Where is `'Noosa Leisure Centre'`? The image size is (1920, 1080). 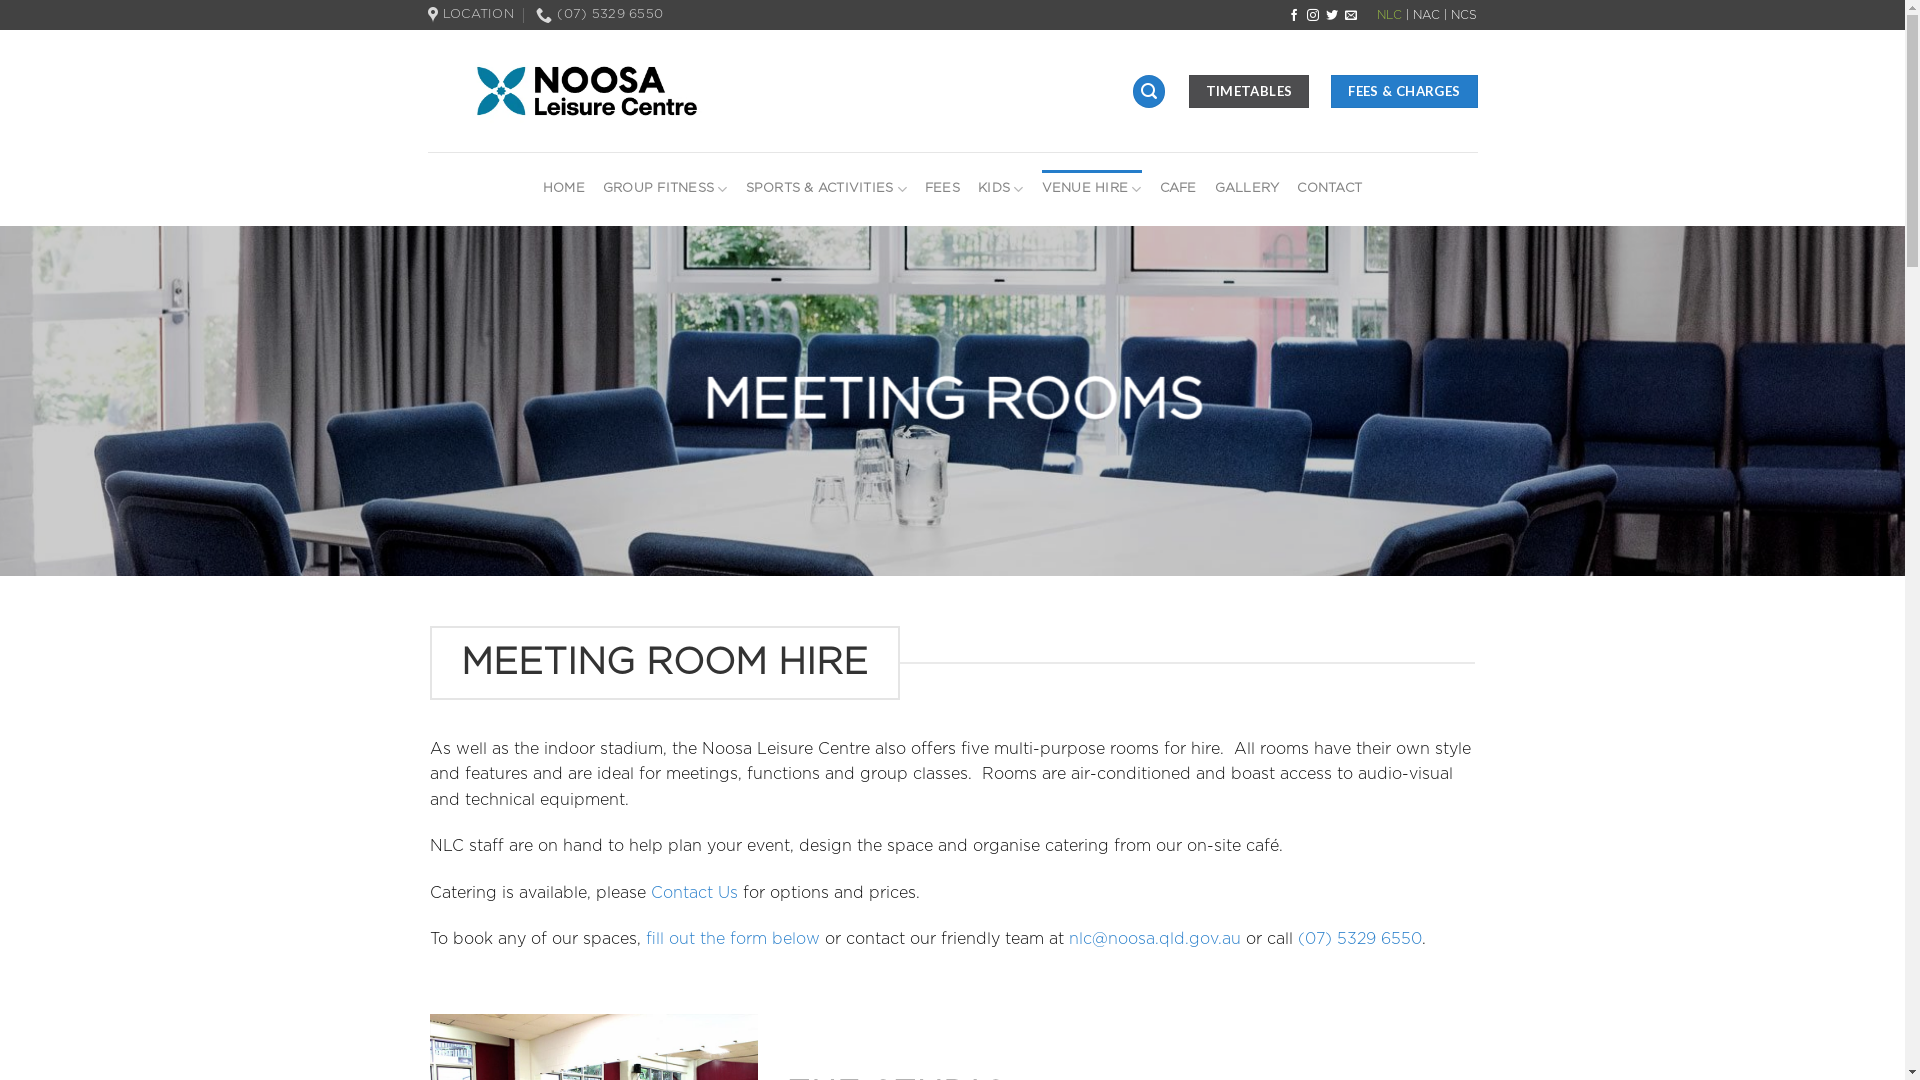
'Noosa Leisure Centre' is located at coordinates (619, 91).